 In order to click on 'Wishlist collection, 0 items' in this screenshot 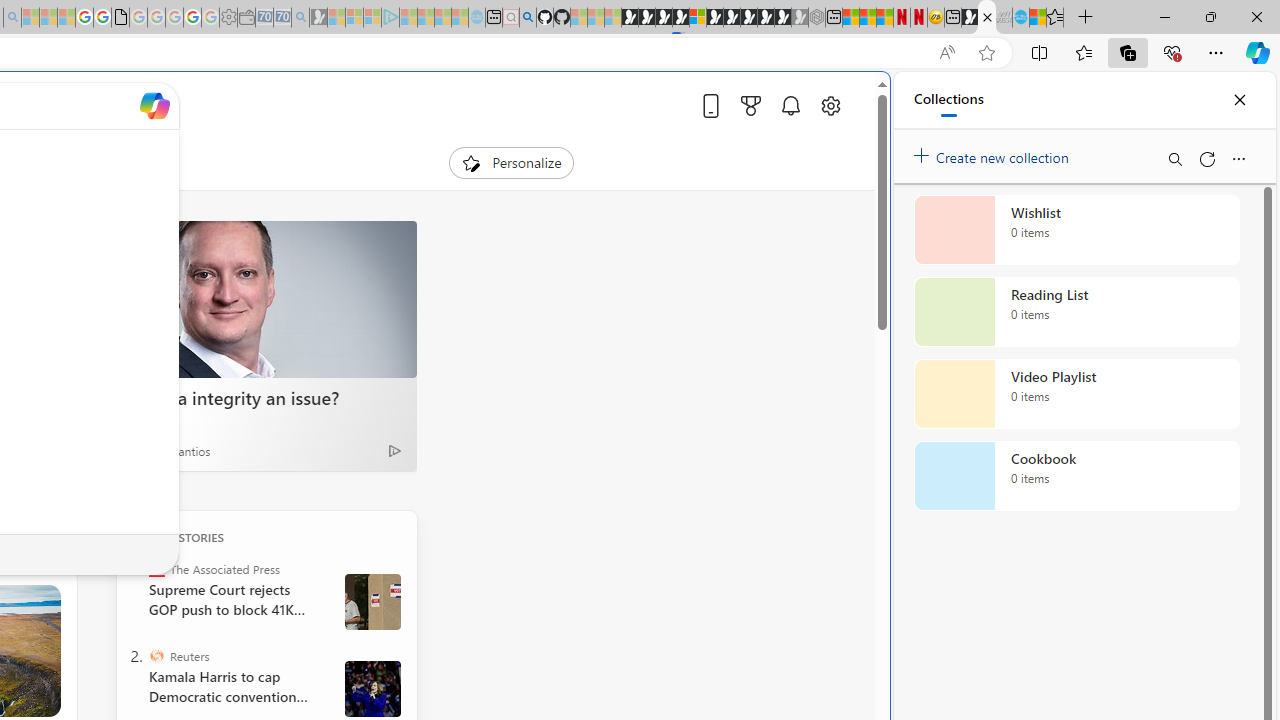, I will do `click(1076, 229)`.